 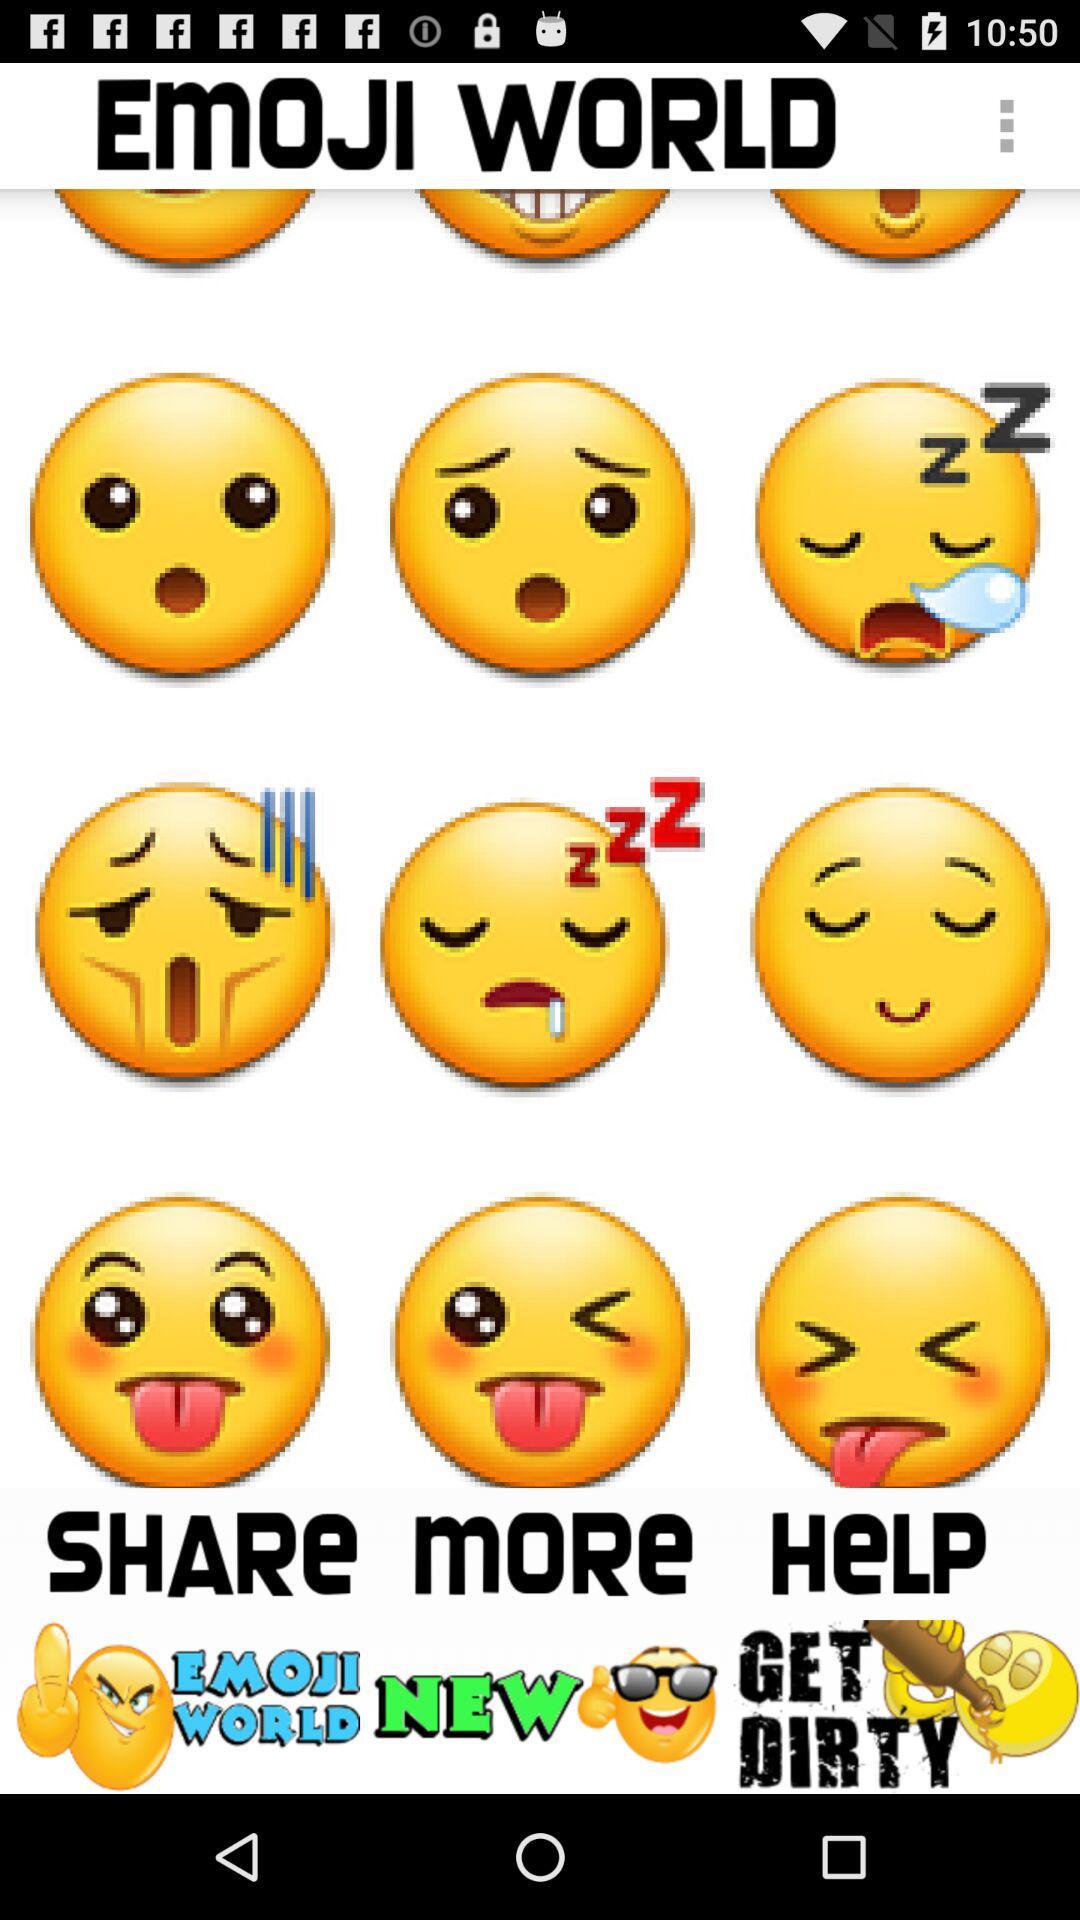 What do you see at coordinates (876, 1552) in the screenshot?
I see `help menu` at bounding box center [876, 1552].